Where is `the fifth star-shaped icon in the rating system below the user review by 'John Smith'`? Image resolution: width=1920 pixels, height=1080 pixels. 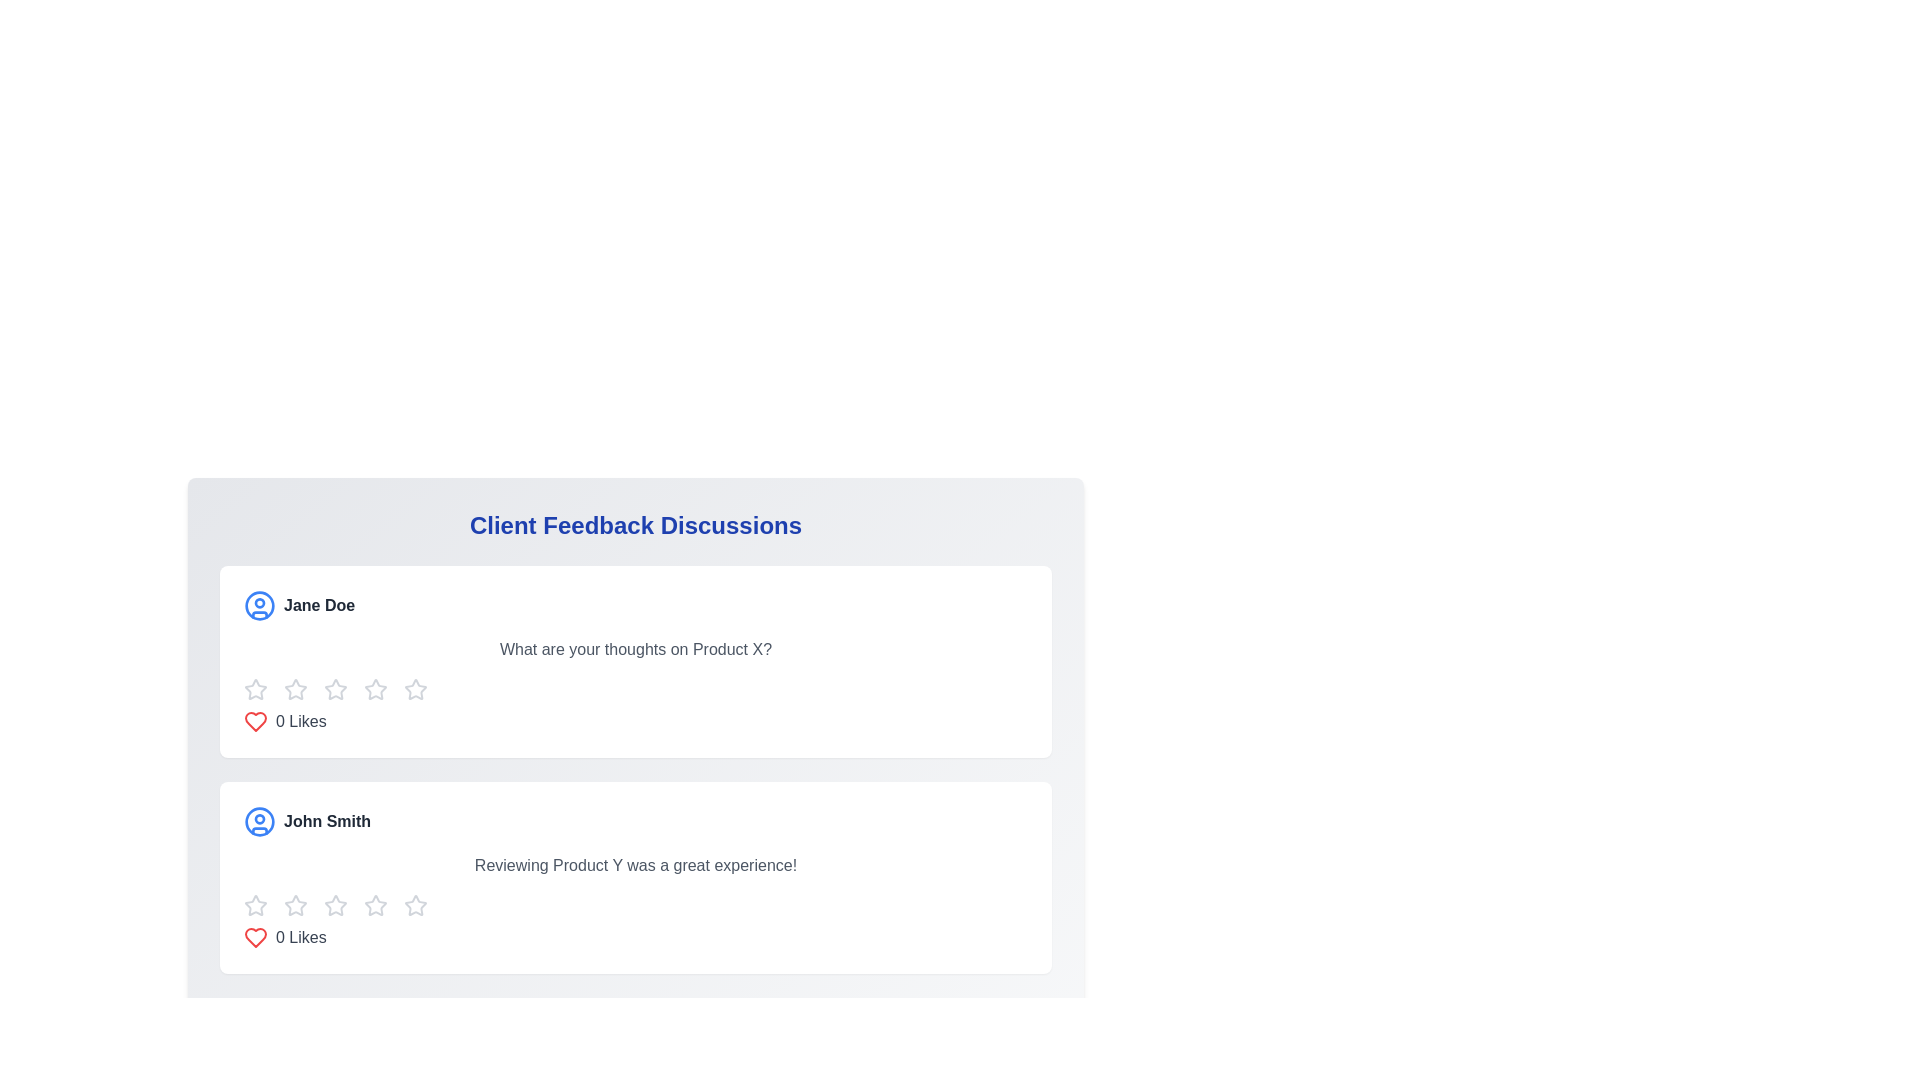 the fifth star-shaped icon in the rating system below the user review by 'John Smith' is located at coordinates (375, 906).